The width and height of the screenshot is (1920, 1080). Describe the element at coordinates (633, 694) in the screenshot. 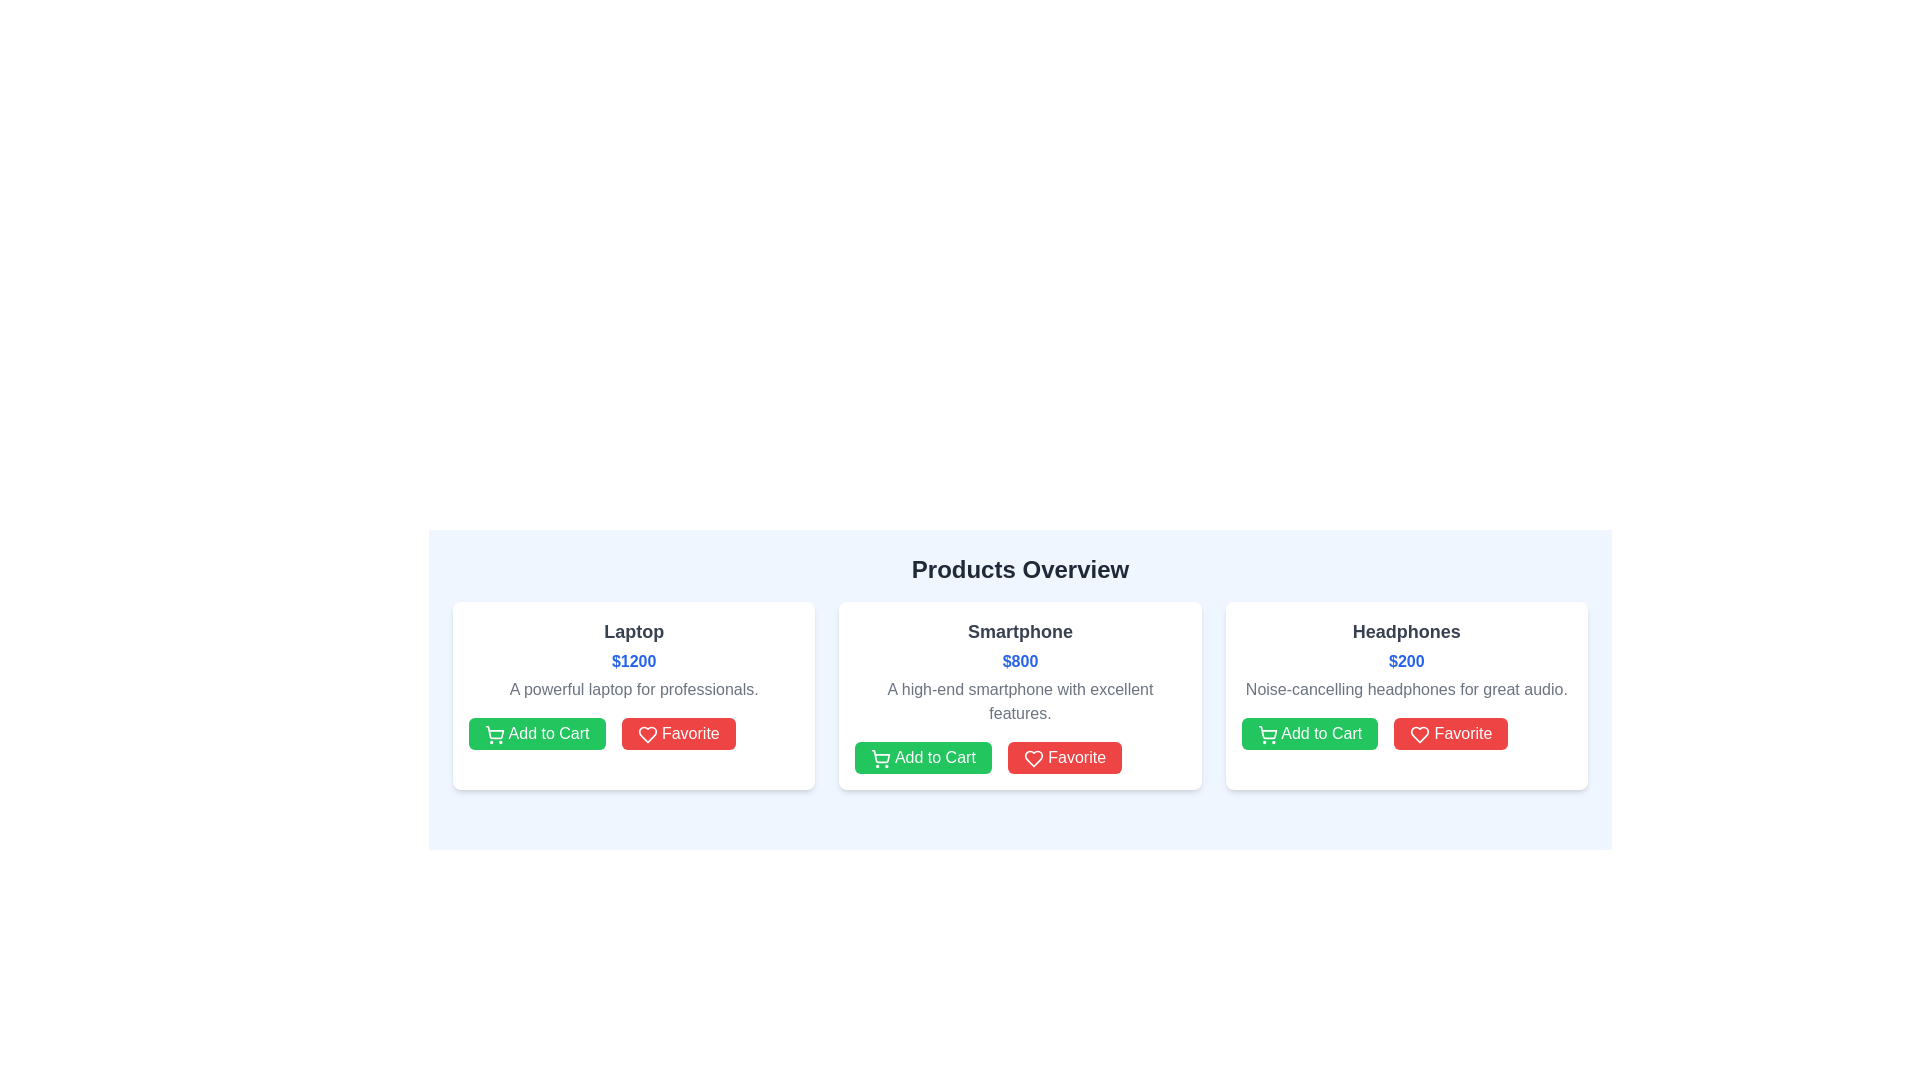

I see `to select the Product card, which is the first item` at that location.